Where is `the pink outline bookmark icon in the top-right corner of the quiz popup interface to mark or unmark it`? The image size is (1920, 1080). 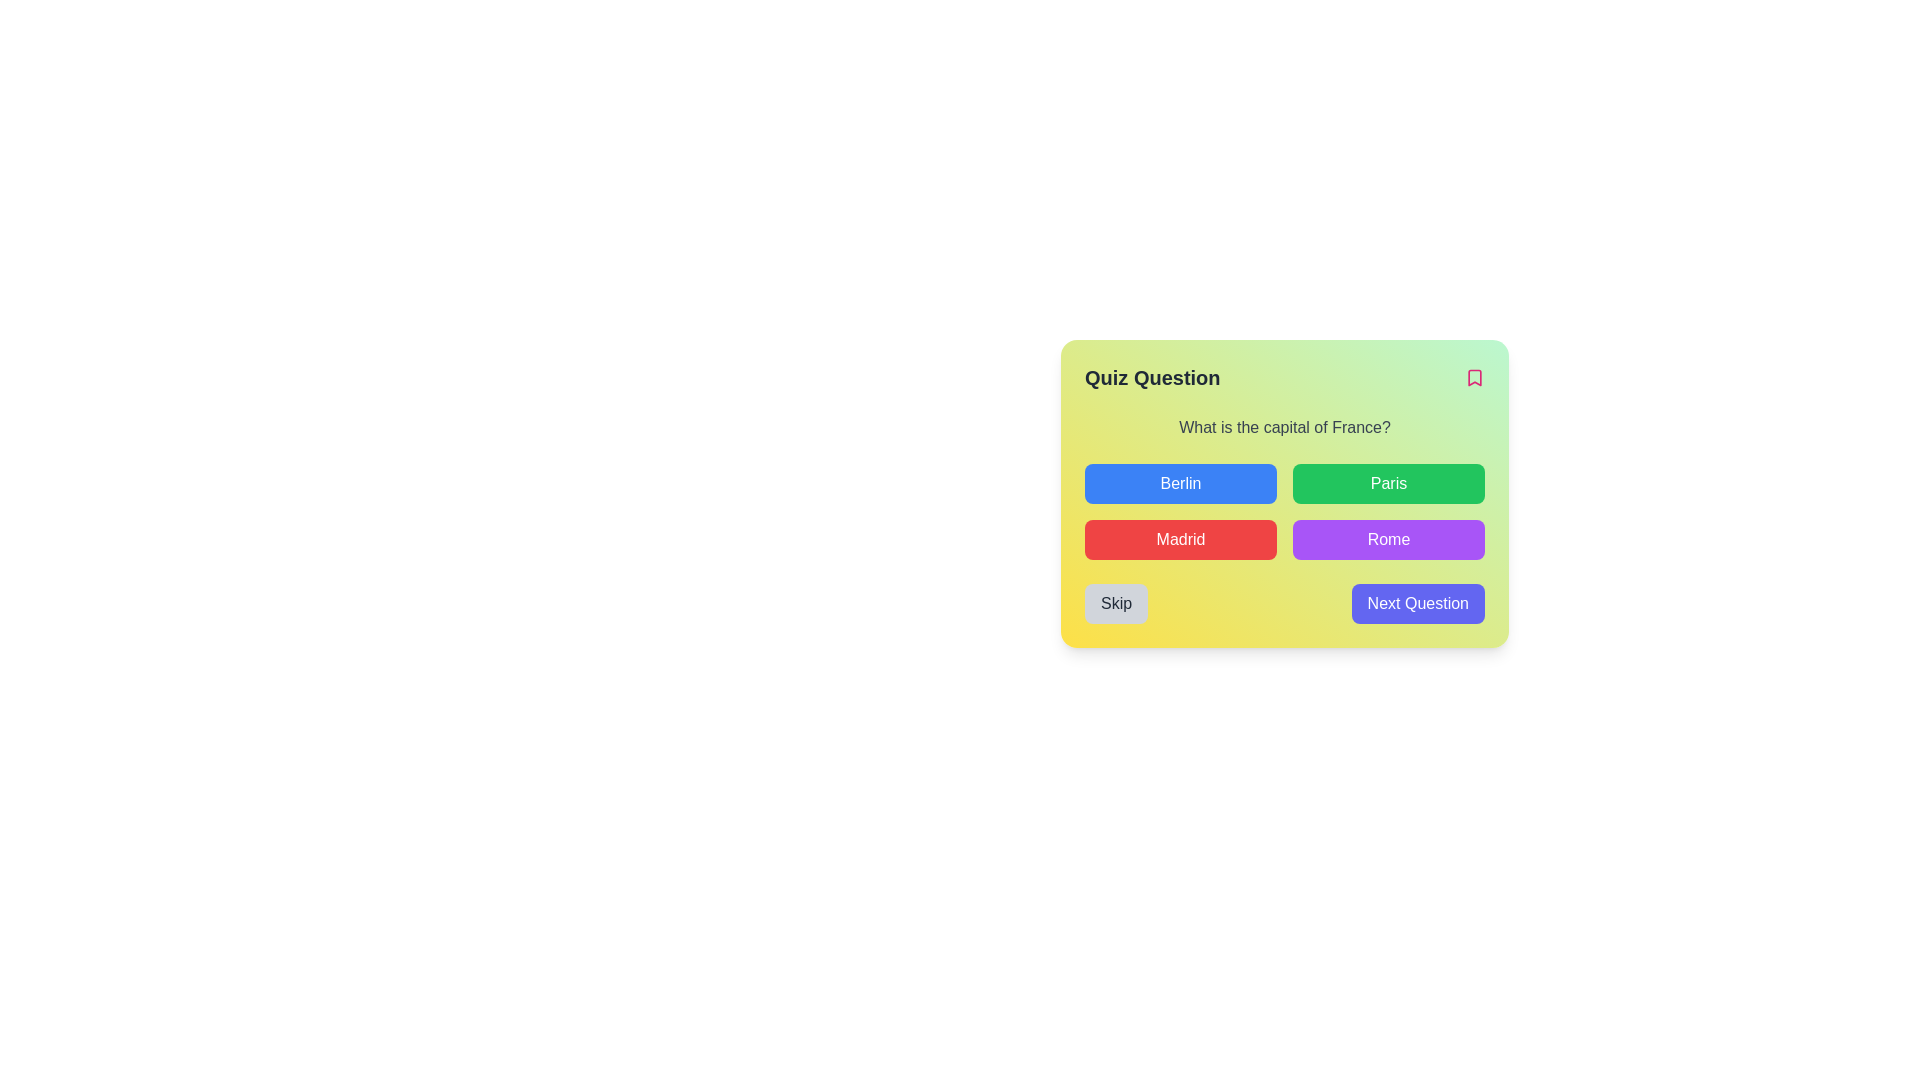
the pink outline bookmark icon in the top-right corner of the quiz popup interface to mark or unmark it is located at coordinates (1474, 378).